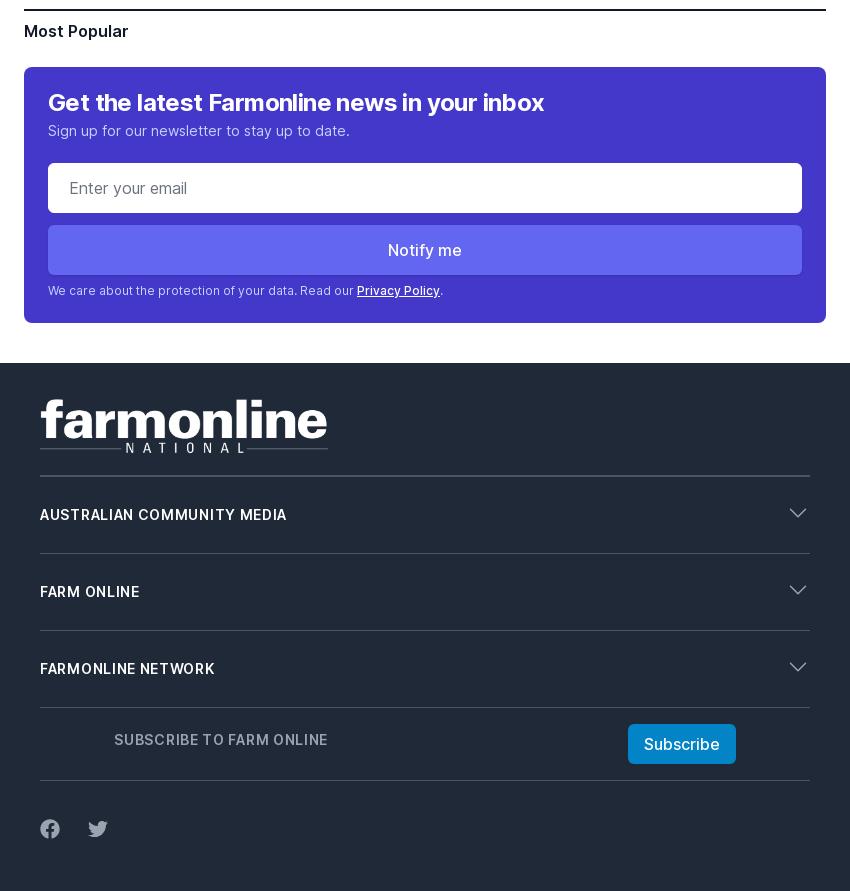 Image resolution: width=850 pixels, height=891 pixels. What do you see at coordinates (80, 857) in the screenshot?
I see `'Horse Deals'` at bounding box center [80, 857].